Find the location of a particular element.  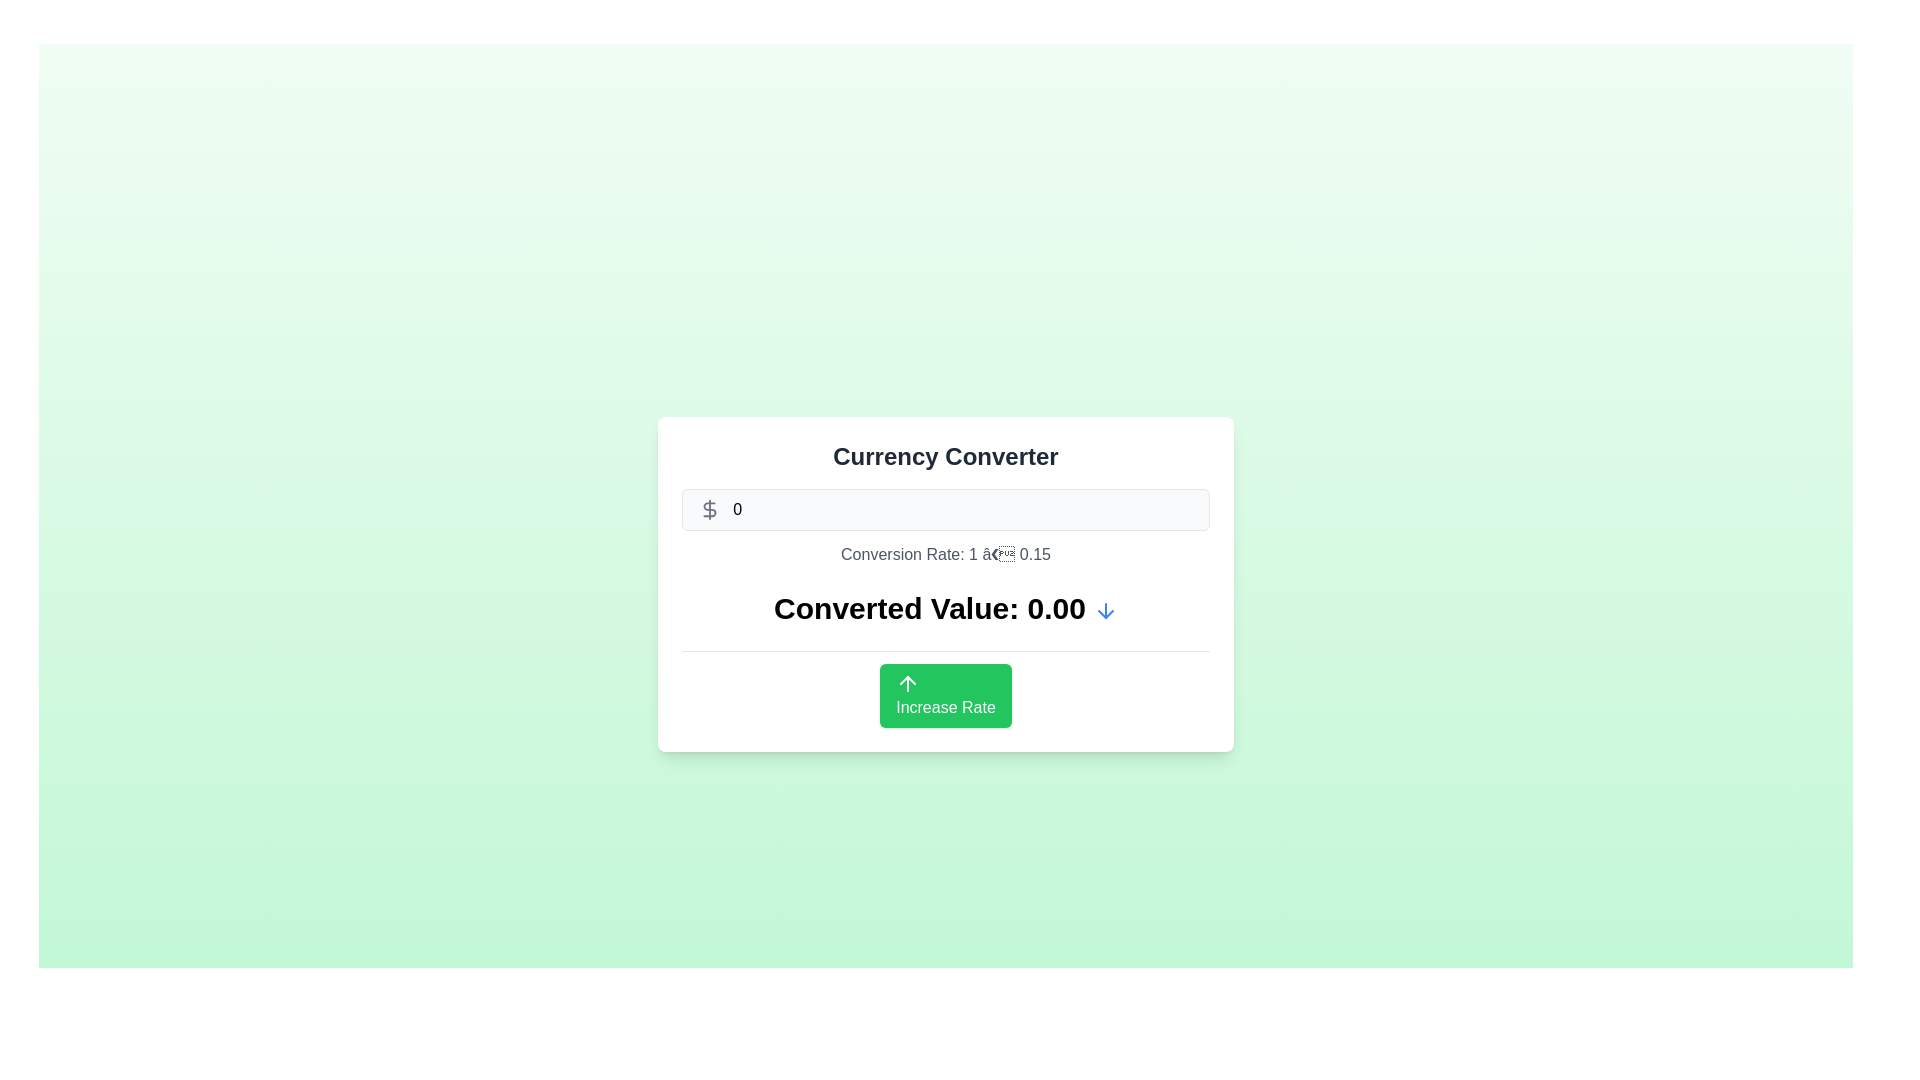

the green 'Increase Rate' button that contains the upward arrow icon located at the top section of the button is located at coordinates (907, 682).